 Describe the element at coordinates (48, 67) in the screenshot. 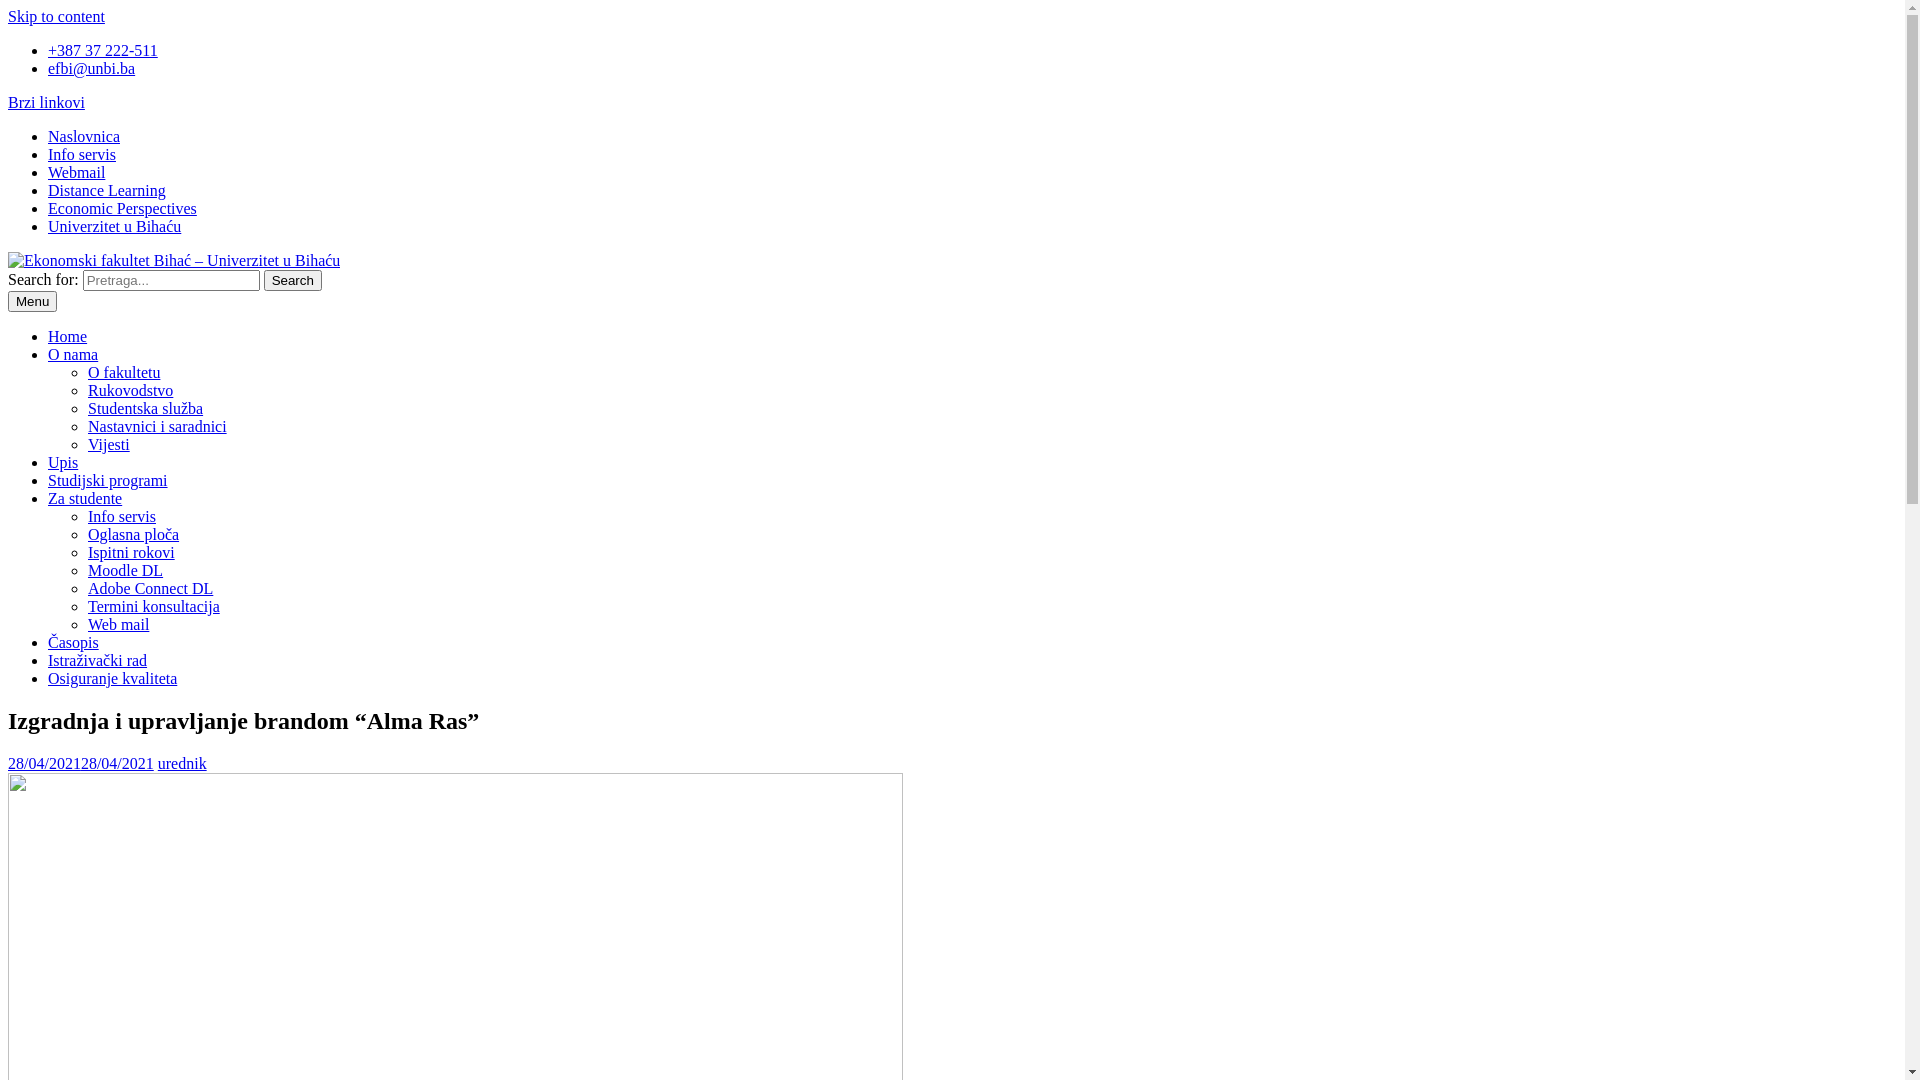

I see `'efbi@unbi.ba'` at that location.